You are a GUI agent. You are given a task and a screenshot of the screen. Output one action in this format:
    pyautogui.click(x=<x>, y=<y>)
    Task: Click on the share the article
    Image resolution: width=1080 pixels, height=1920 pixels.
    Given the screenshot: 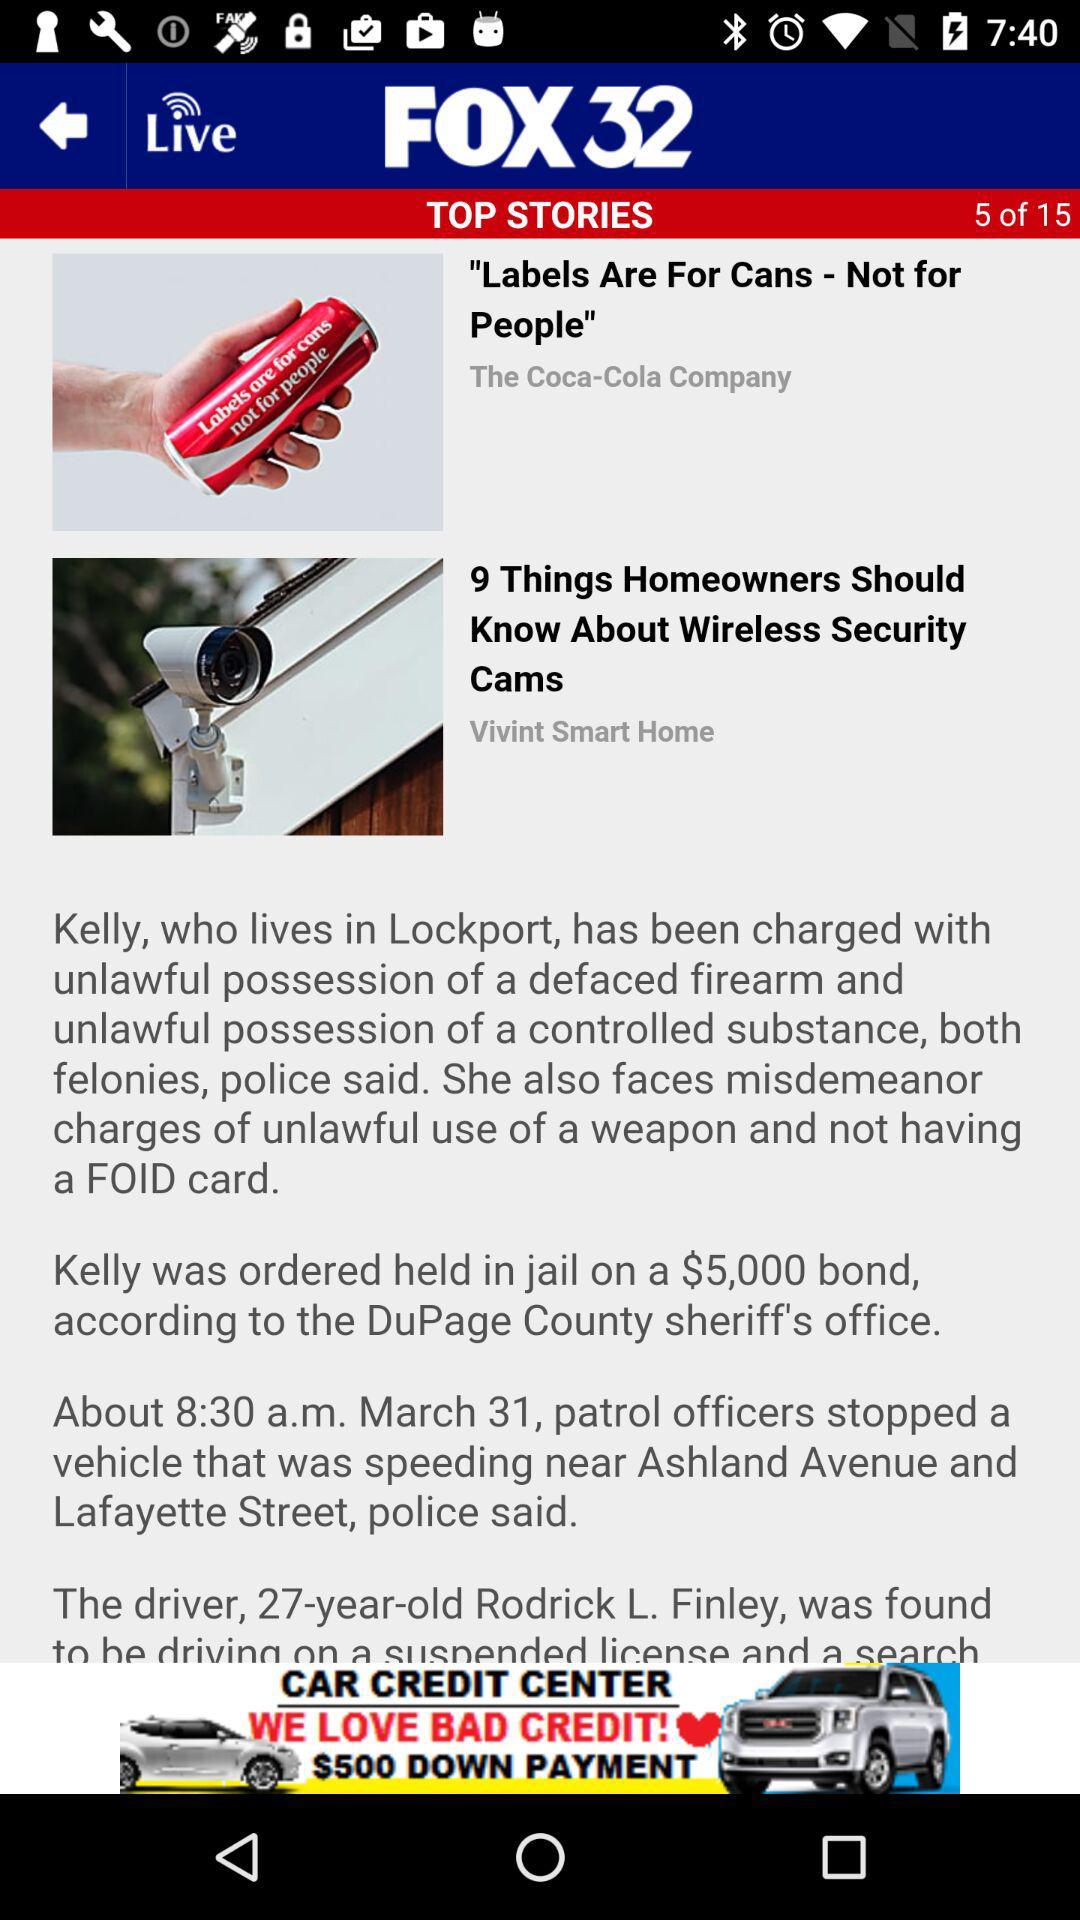 What is the action you would take?
    pyautogui.click(x=540, y=1727)
    